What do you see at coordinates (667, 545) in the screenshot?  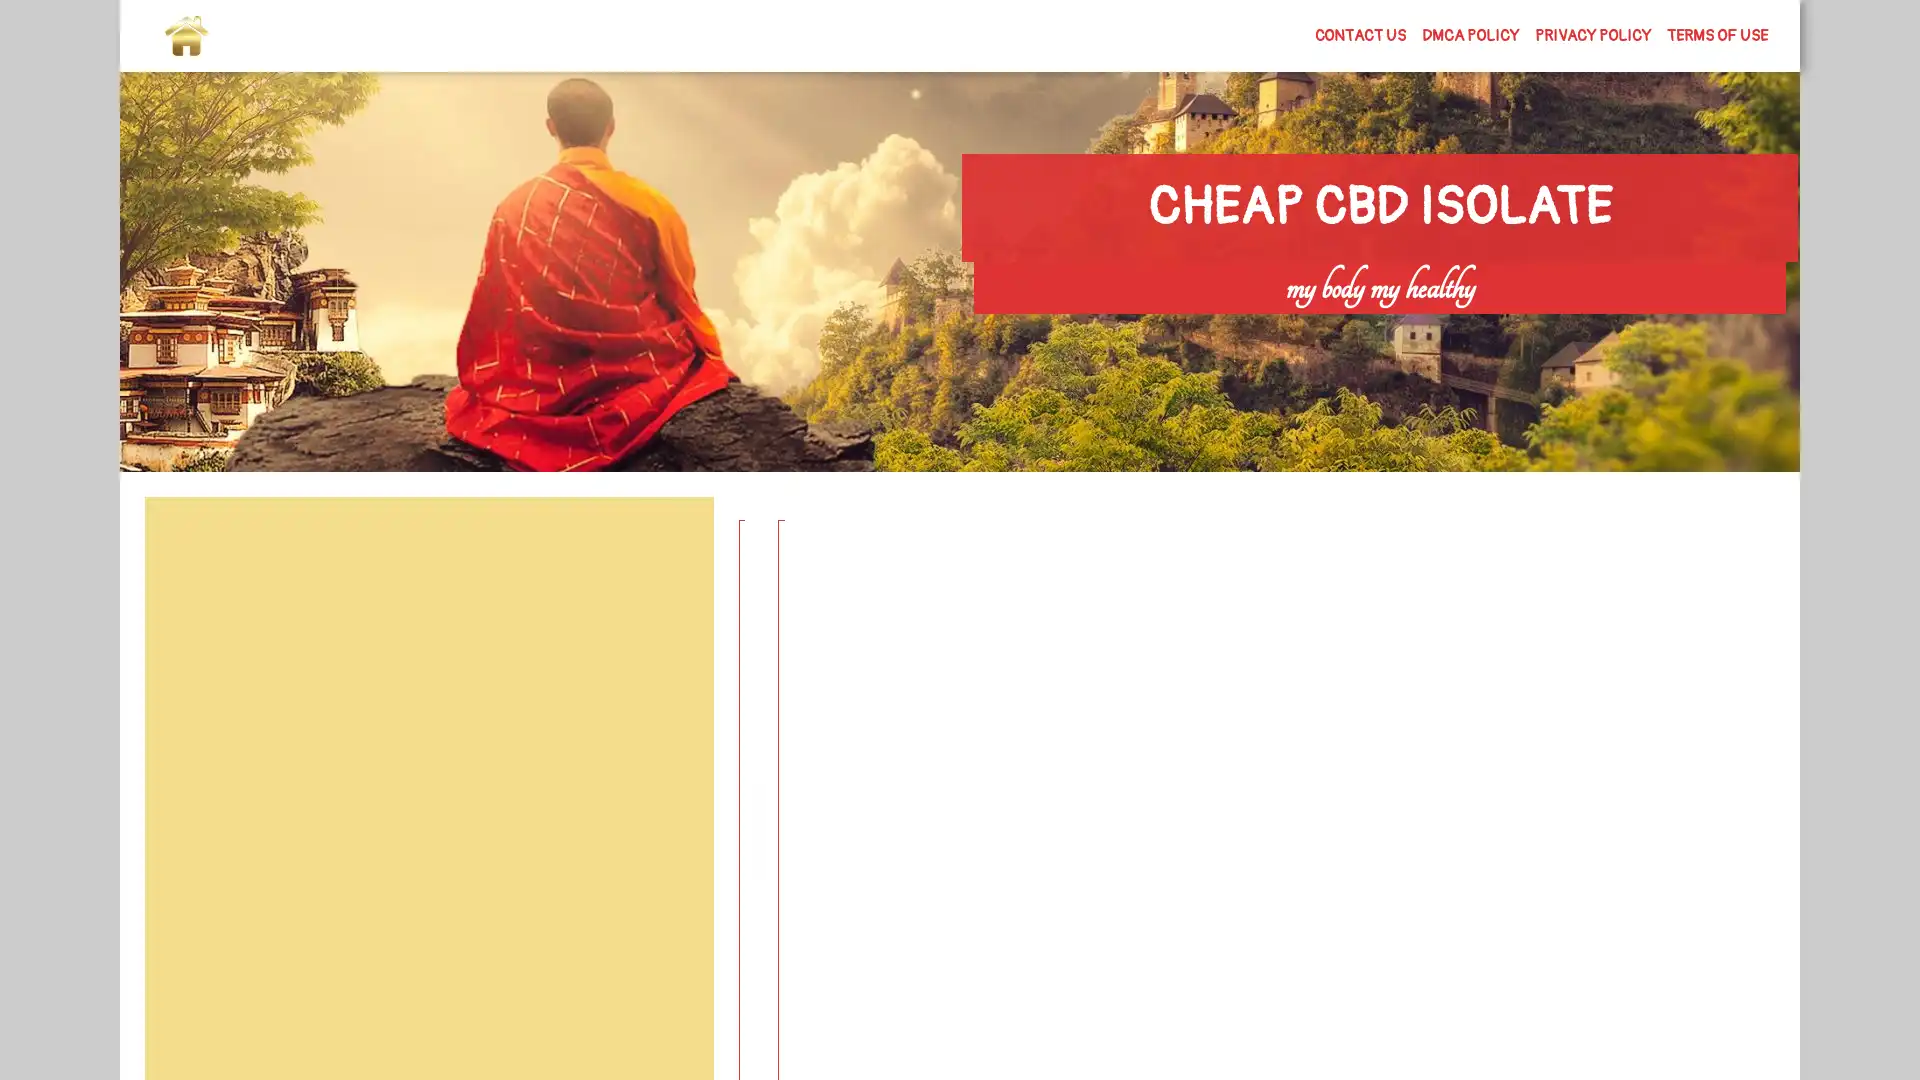 I see `Search` at bounding box center [667, 545].